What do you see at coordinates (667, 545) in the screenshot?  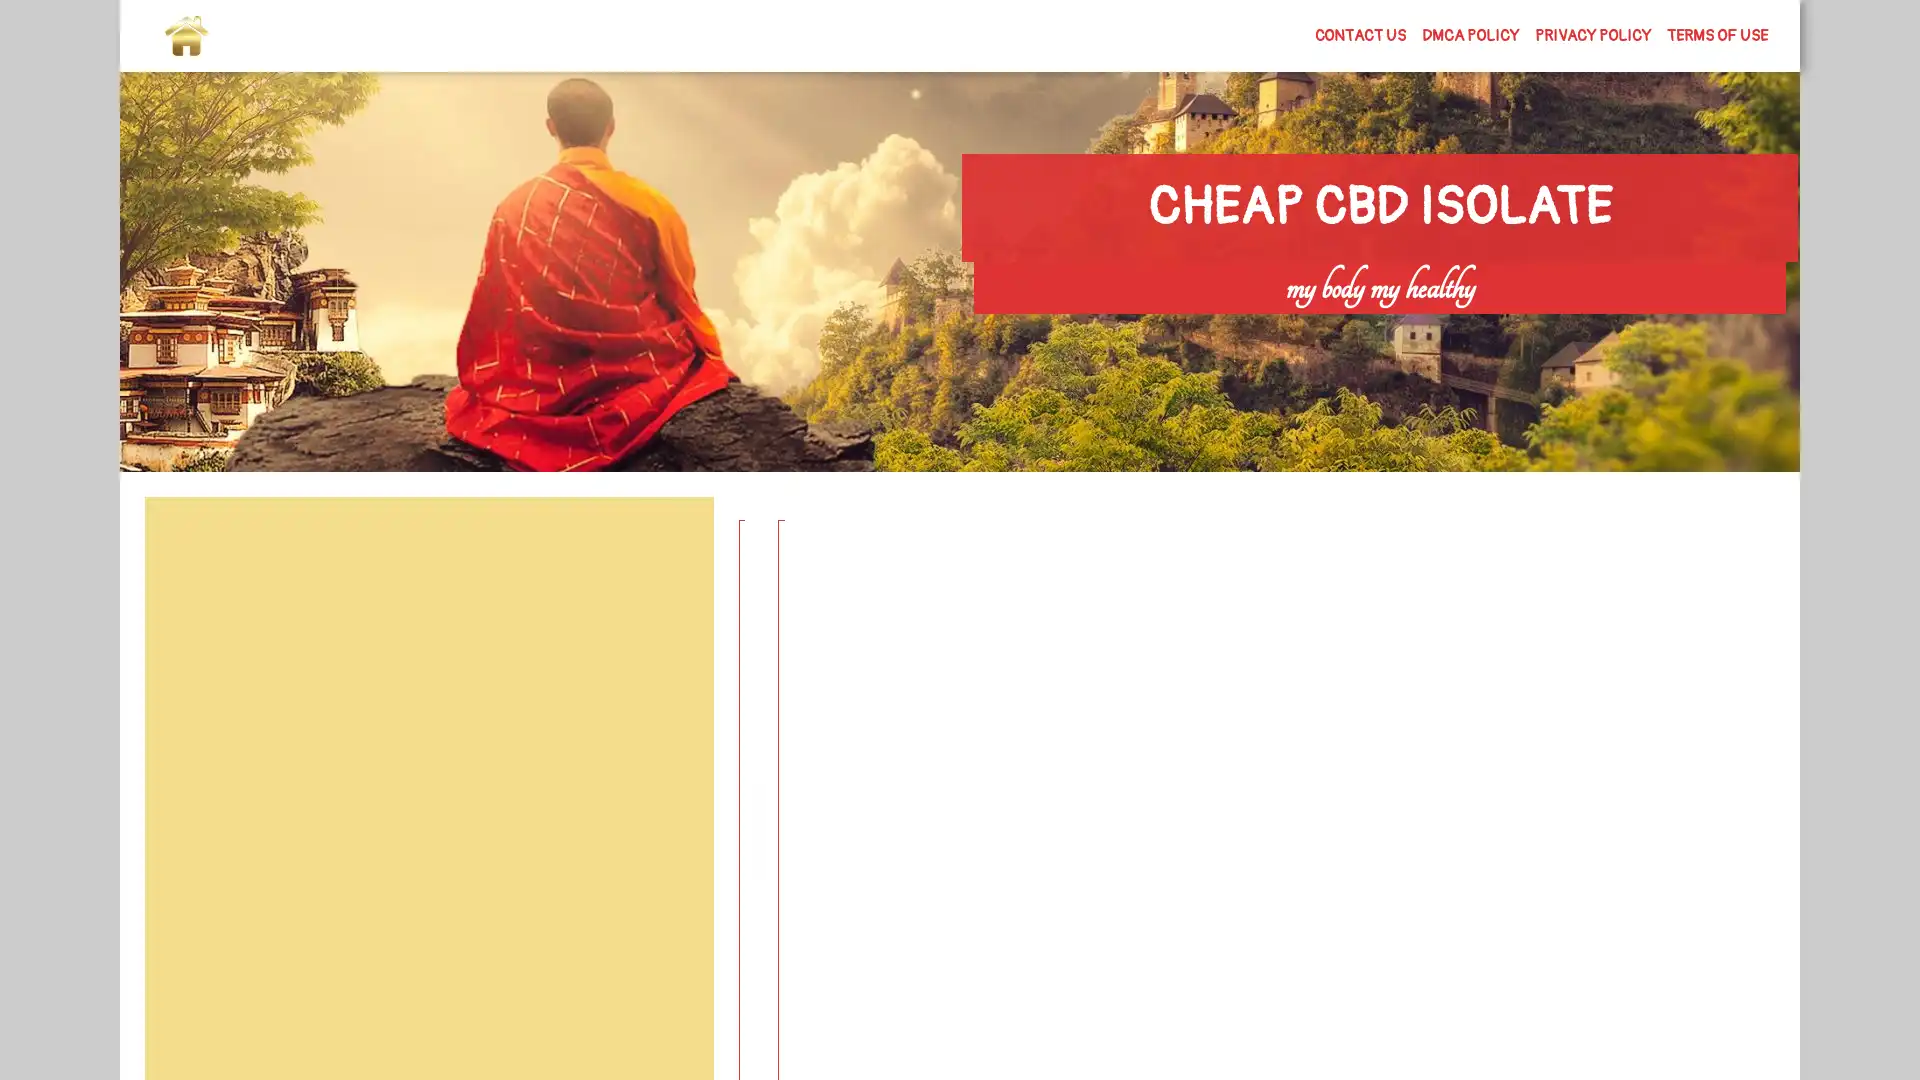 I see `Search` at bounding box center [667, 545].